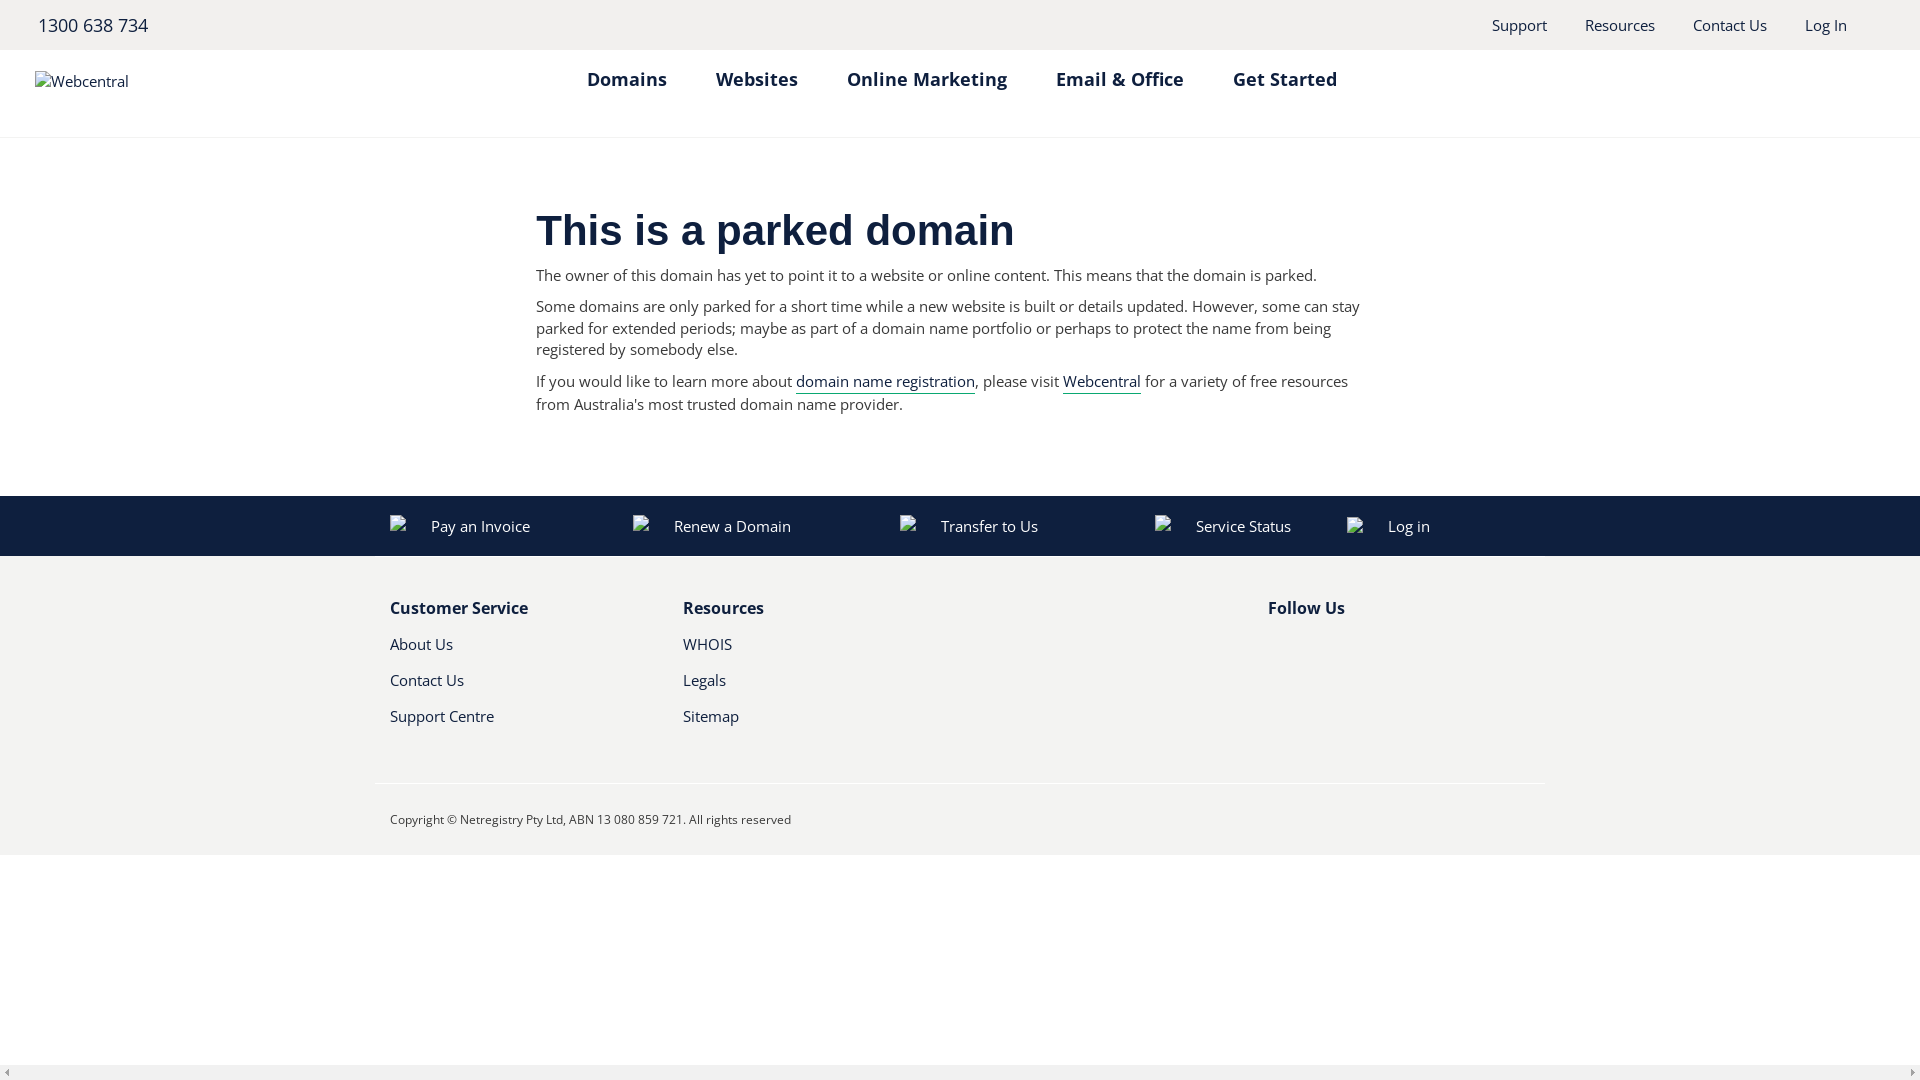 The image size is (1920, 1080). Describe the element at coordinates (624, 68) in the screenshot. I see `'Domains'` at that location.